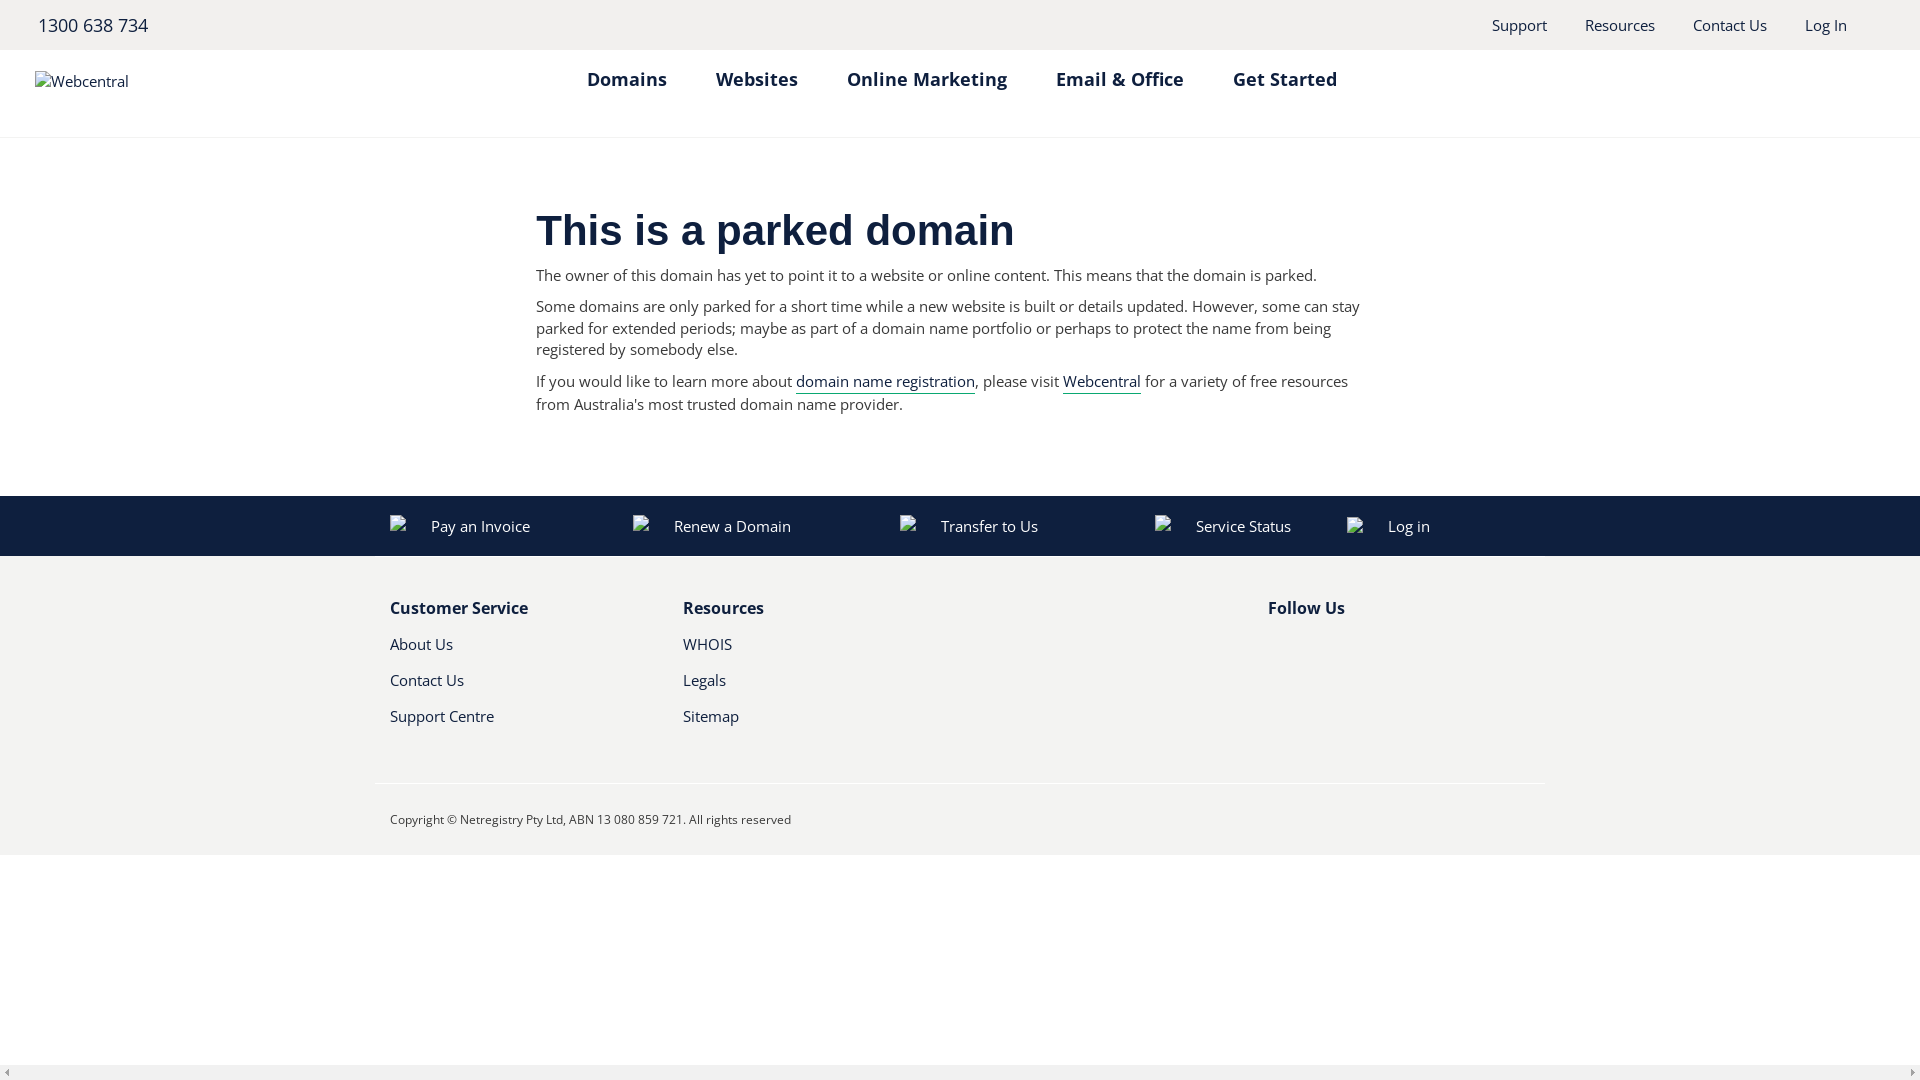 The image size is (1920, 1080). Describe the element at coordinates (624, 68) in the screenshot. I see `'Domains'` at that location.